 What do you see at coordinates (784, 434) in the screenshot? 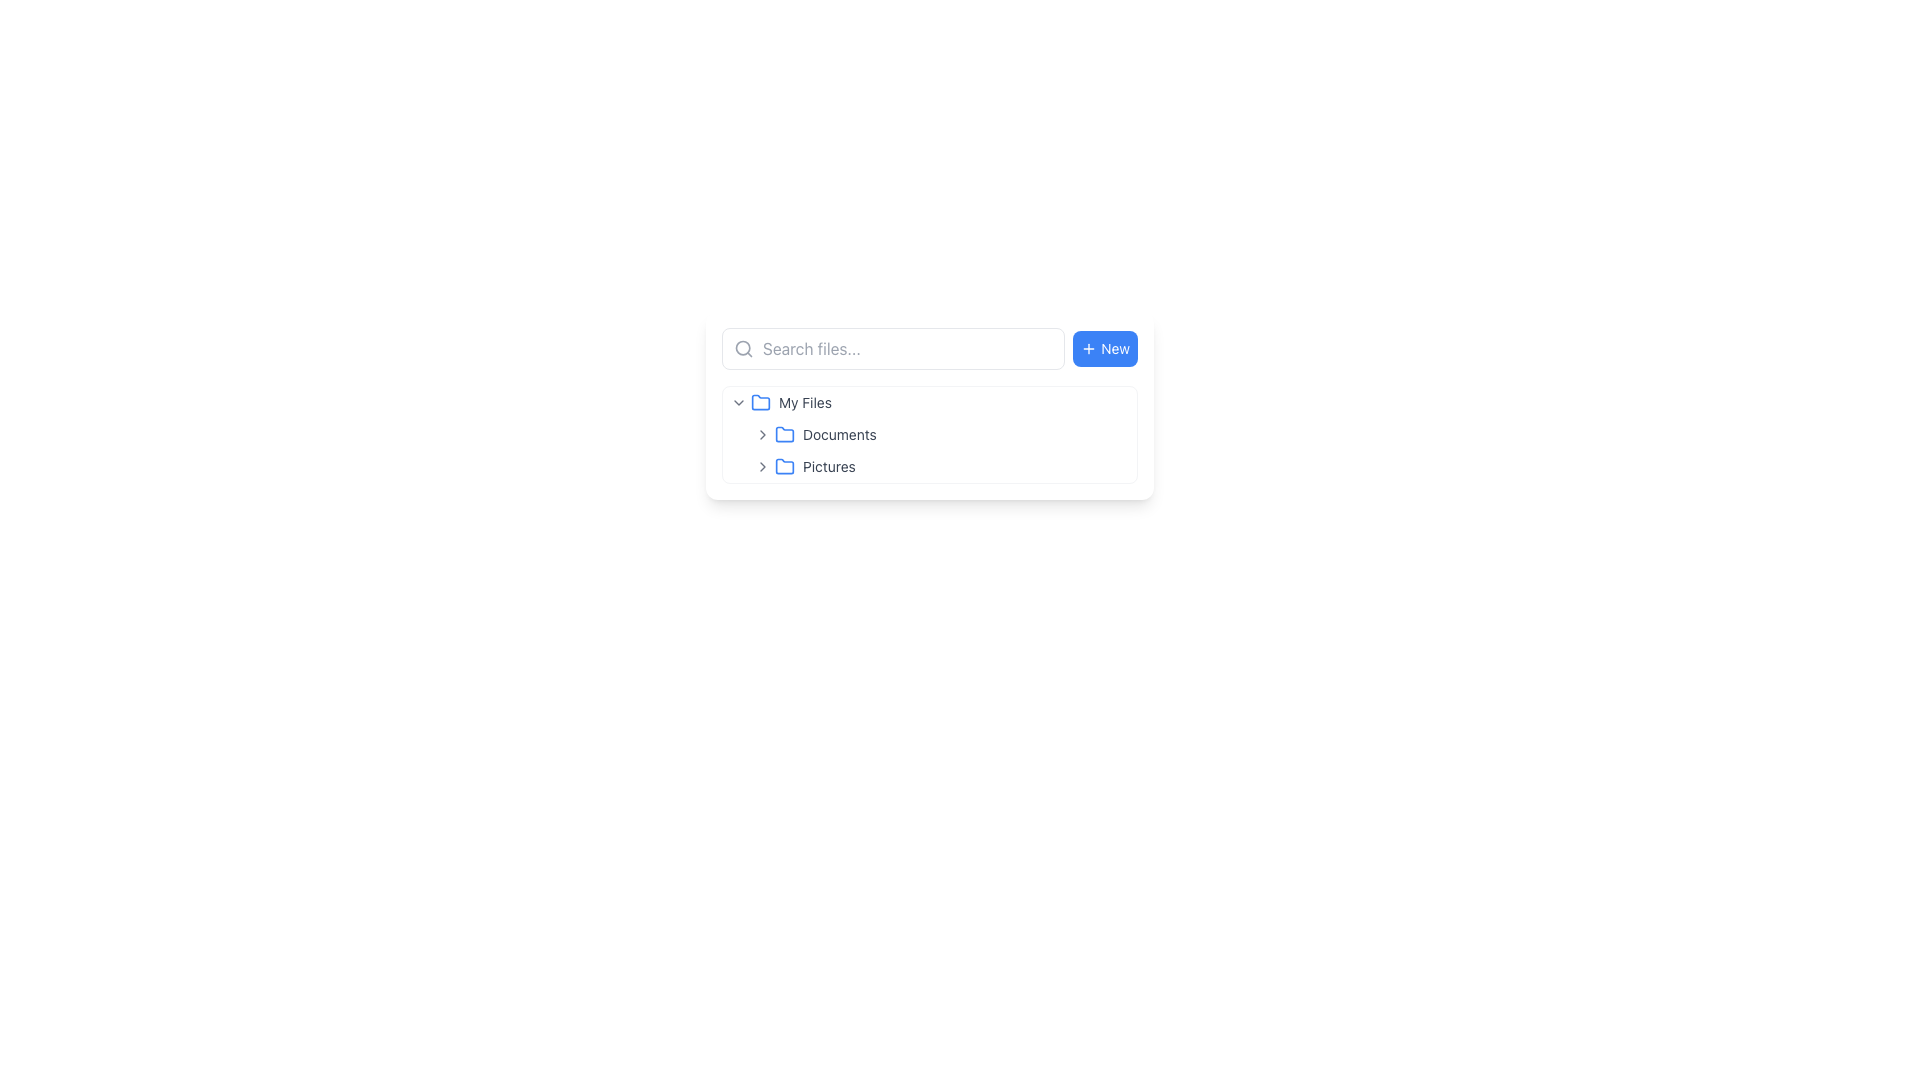
I see `the folder icon that indicates a directory or folder in the file navigation interface, positioned to the left of the 'Documents' text` at bounding box center [784, 434].